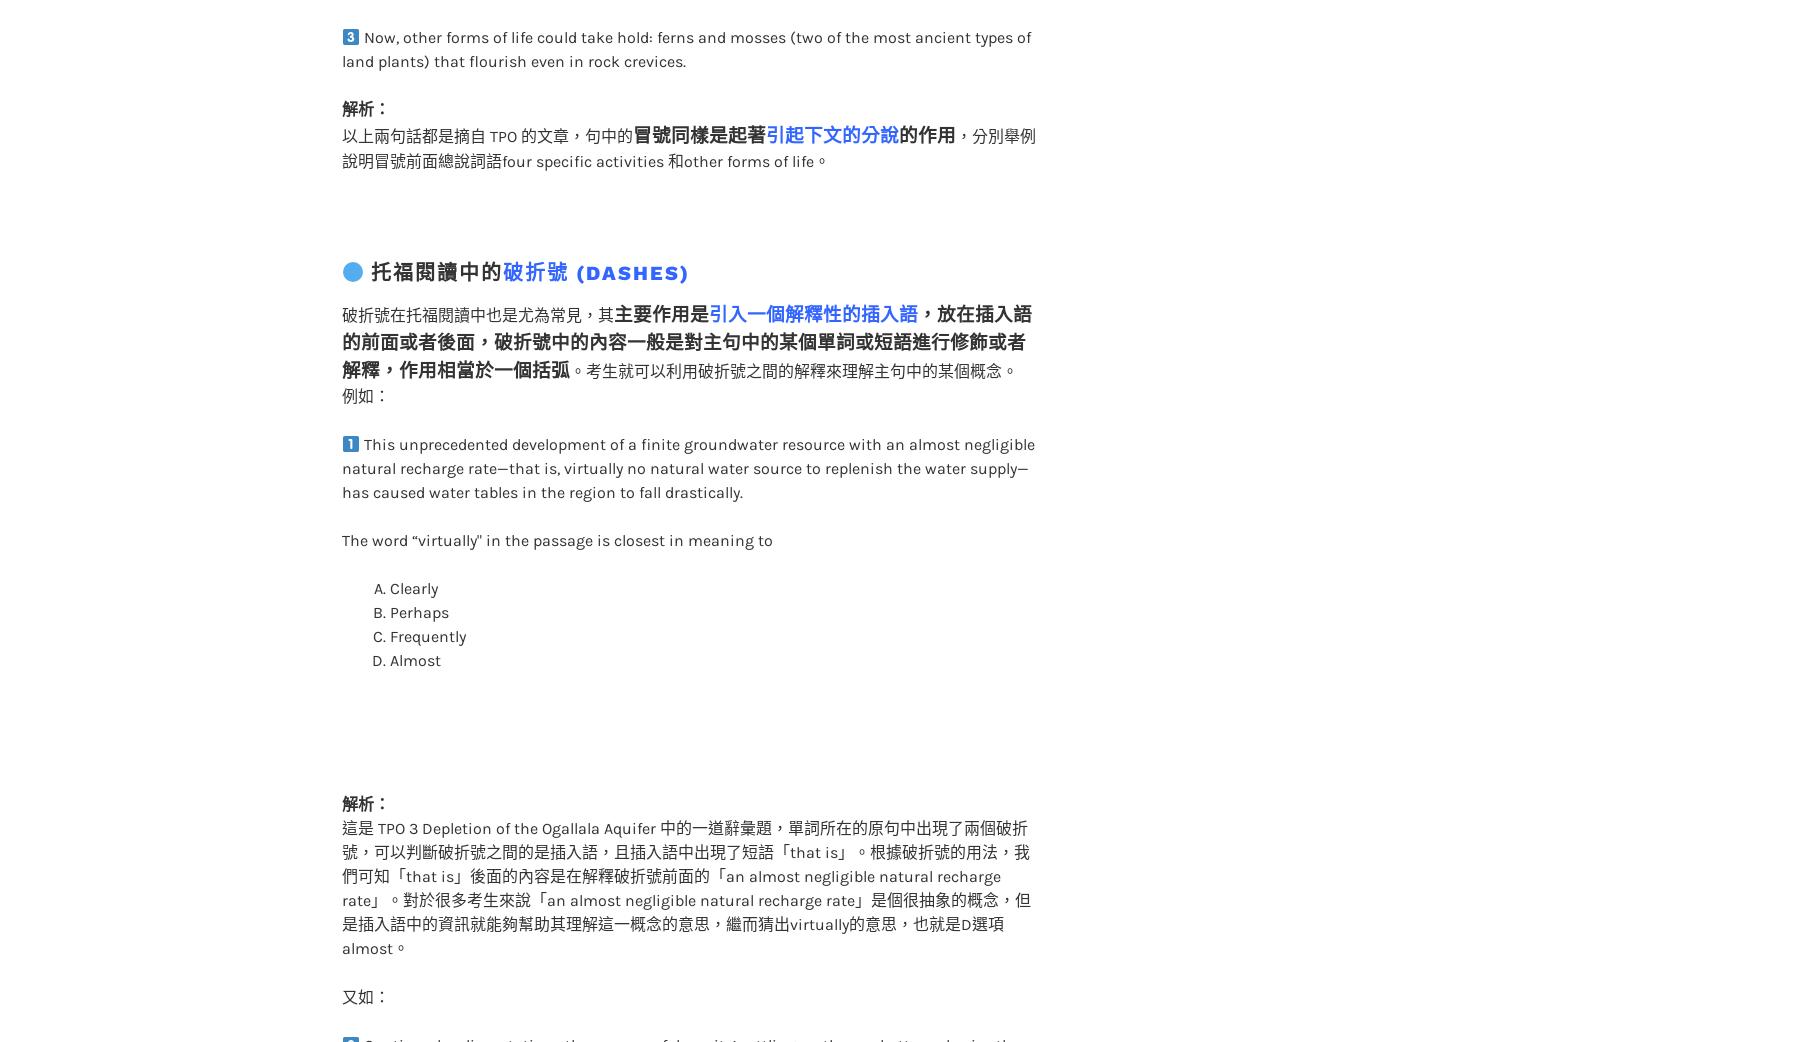  Describe the element at coordinates (486, 96) in the screenshot. I see `'以上兩句話都是摘自 TPO 的文章，句中的'` at that location.